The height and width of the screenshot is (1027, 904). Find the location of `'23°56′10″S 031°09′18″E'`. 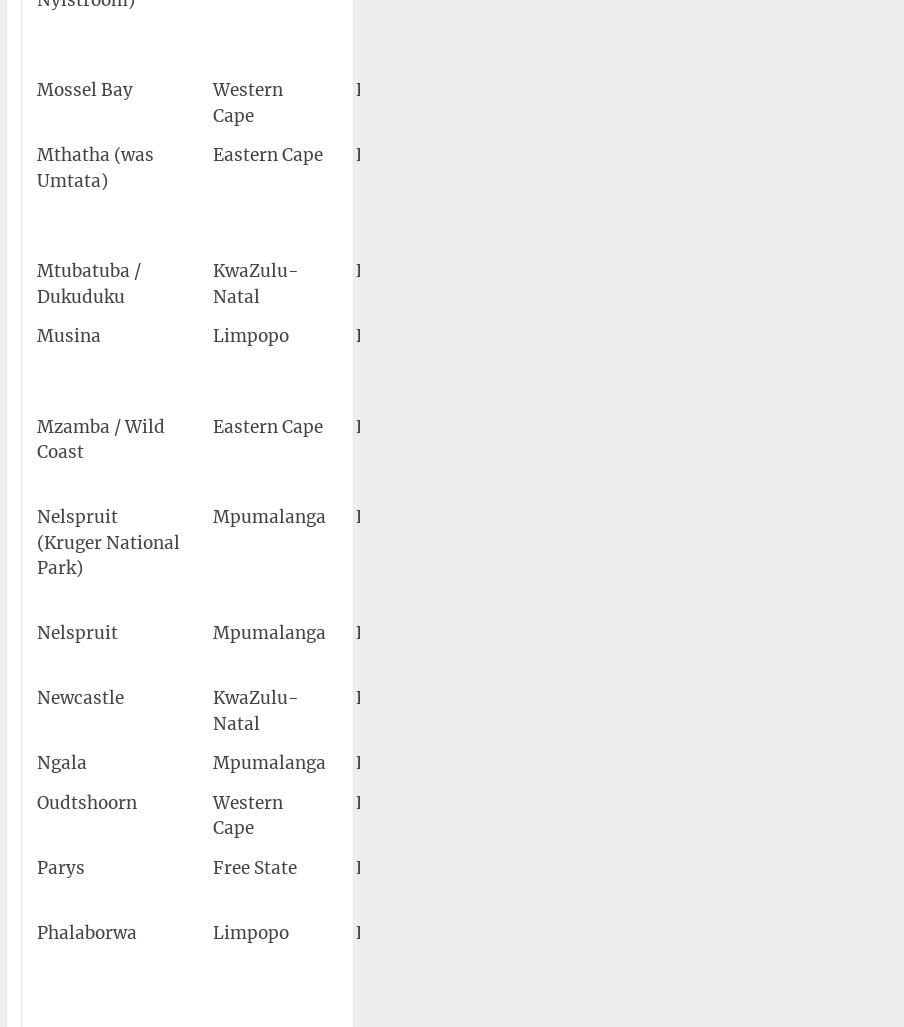

'23°56′10″S 031°09′18″E' is located at coordinates (748, 945).